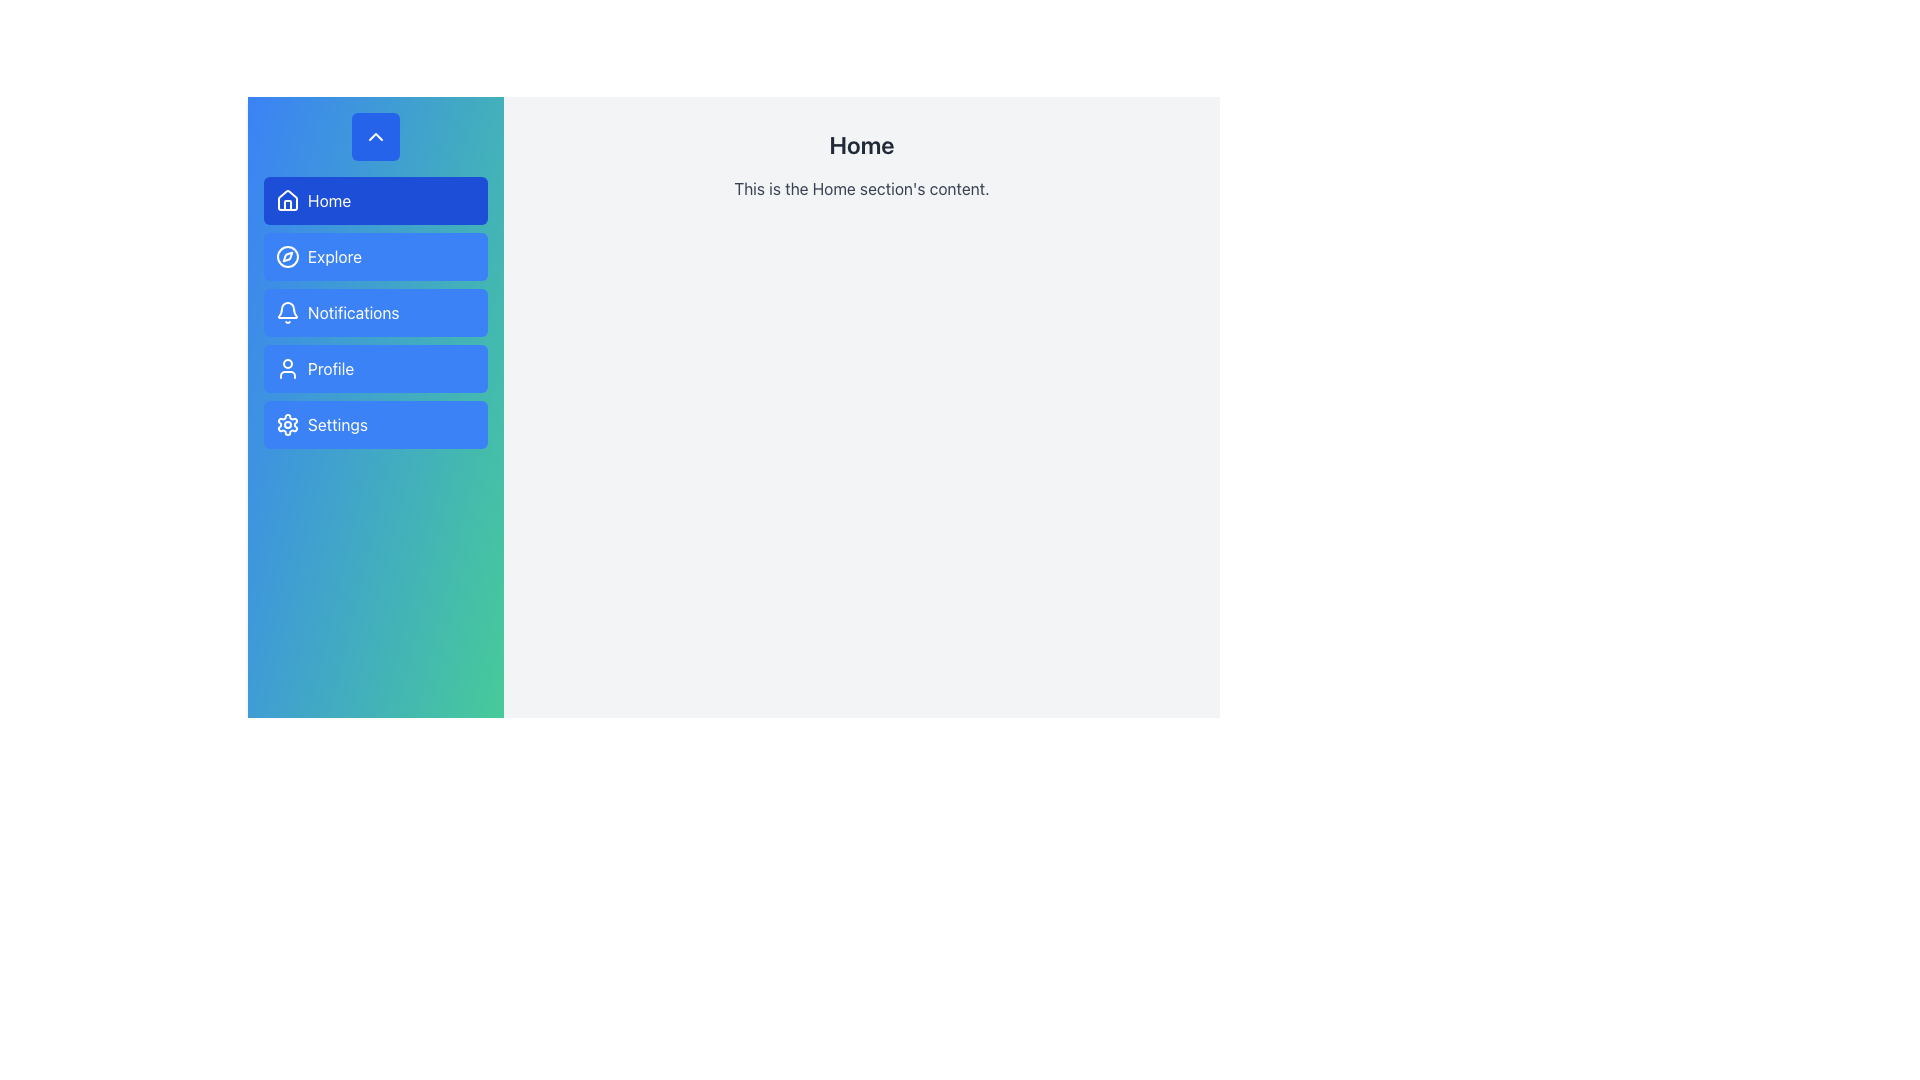 The image size is (1920, 1080). I want to click on the 'Home' header text displayed in bold sans-serif font at the top center of the main content area, positioned above the body text, so click(862, 144).